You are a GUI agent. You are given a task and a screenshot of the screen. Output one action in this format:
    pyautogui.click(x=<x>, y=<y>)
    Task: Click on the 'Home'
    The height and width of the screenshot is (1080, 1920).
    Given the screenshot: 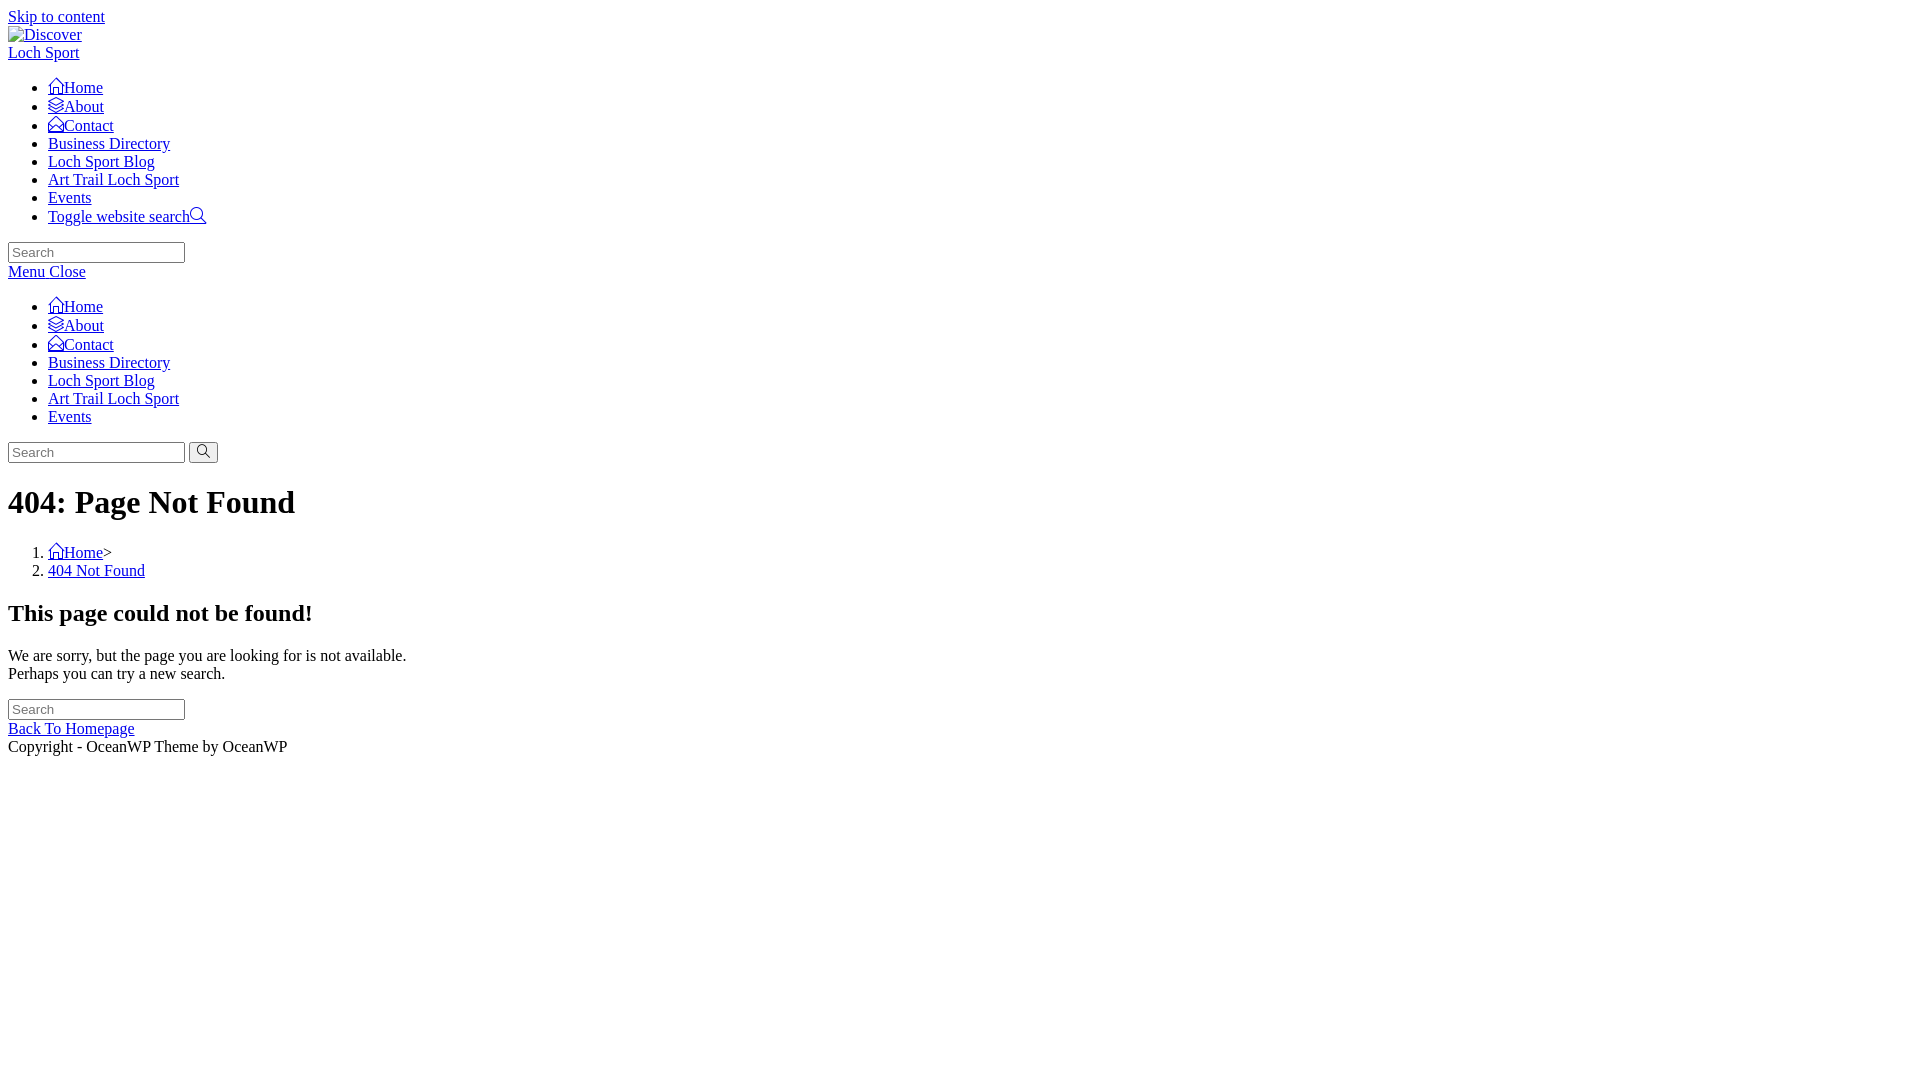 What is the action you would take?
    pyautogui.click(x=75, y=306)
    